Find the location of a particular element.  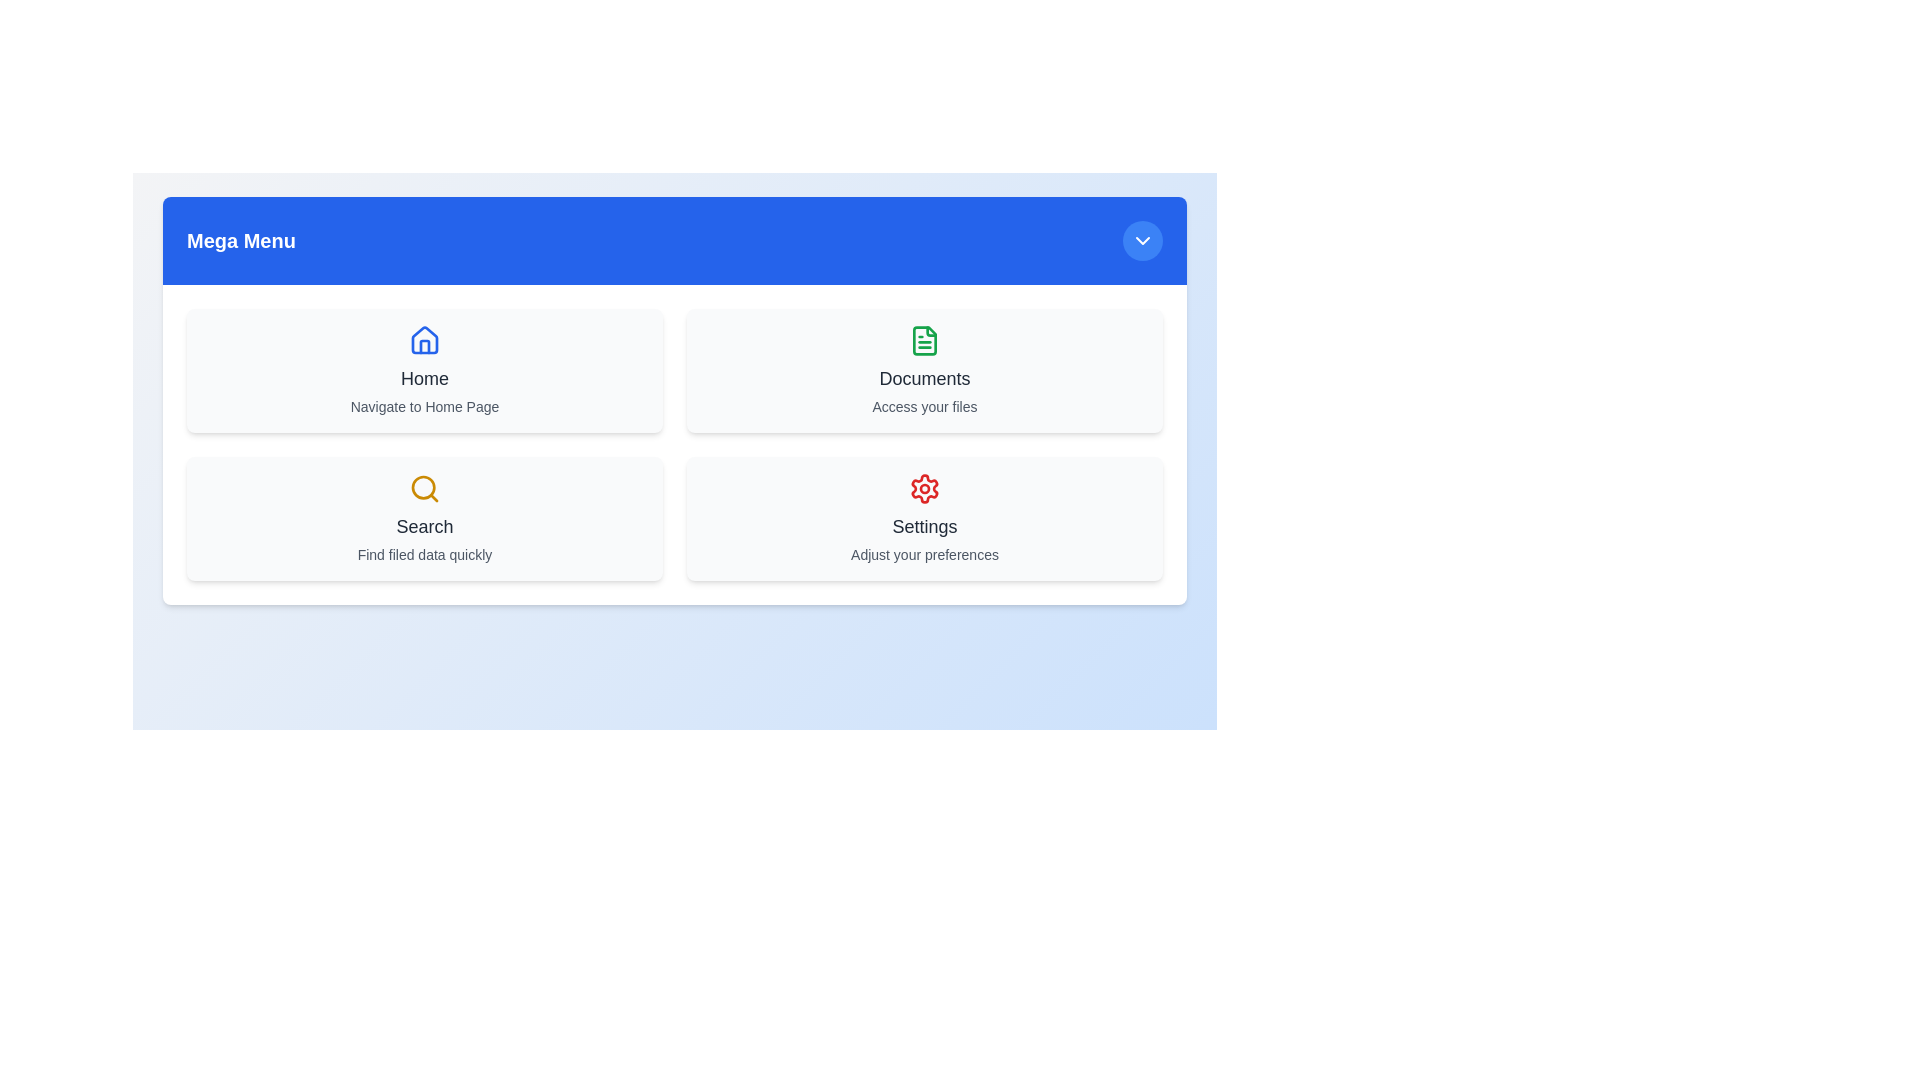

the center of the 'Home' card to navigate to the home page is located at coordinates (424, 370).